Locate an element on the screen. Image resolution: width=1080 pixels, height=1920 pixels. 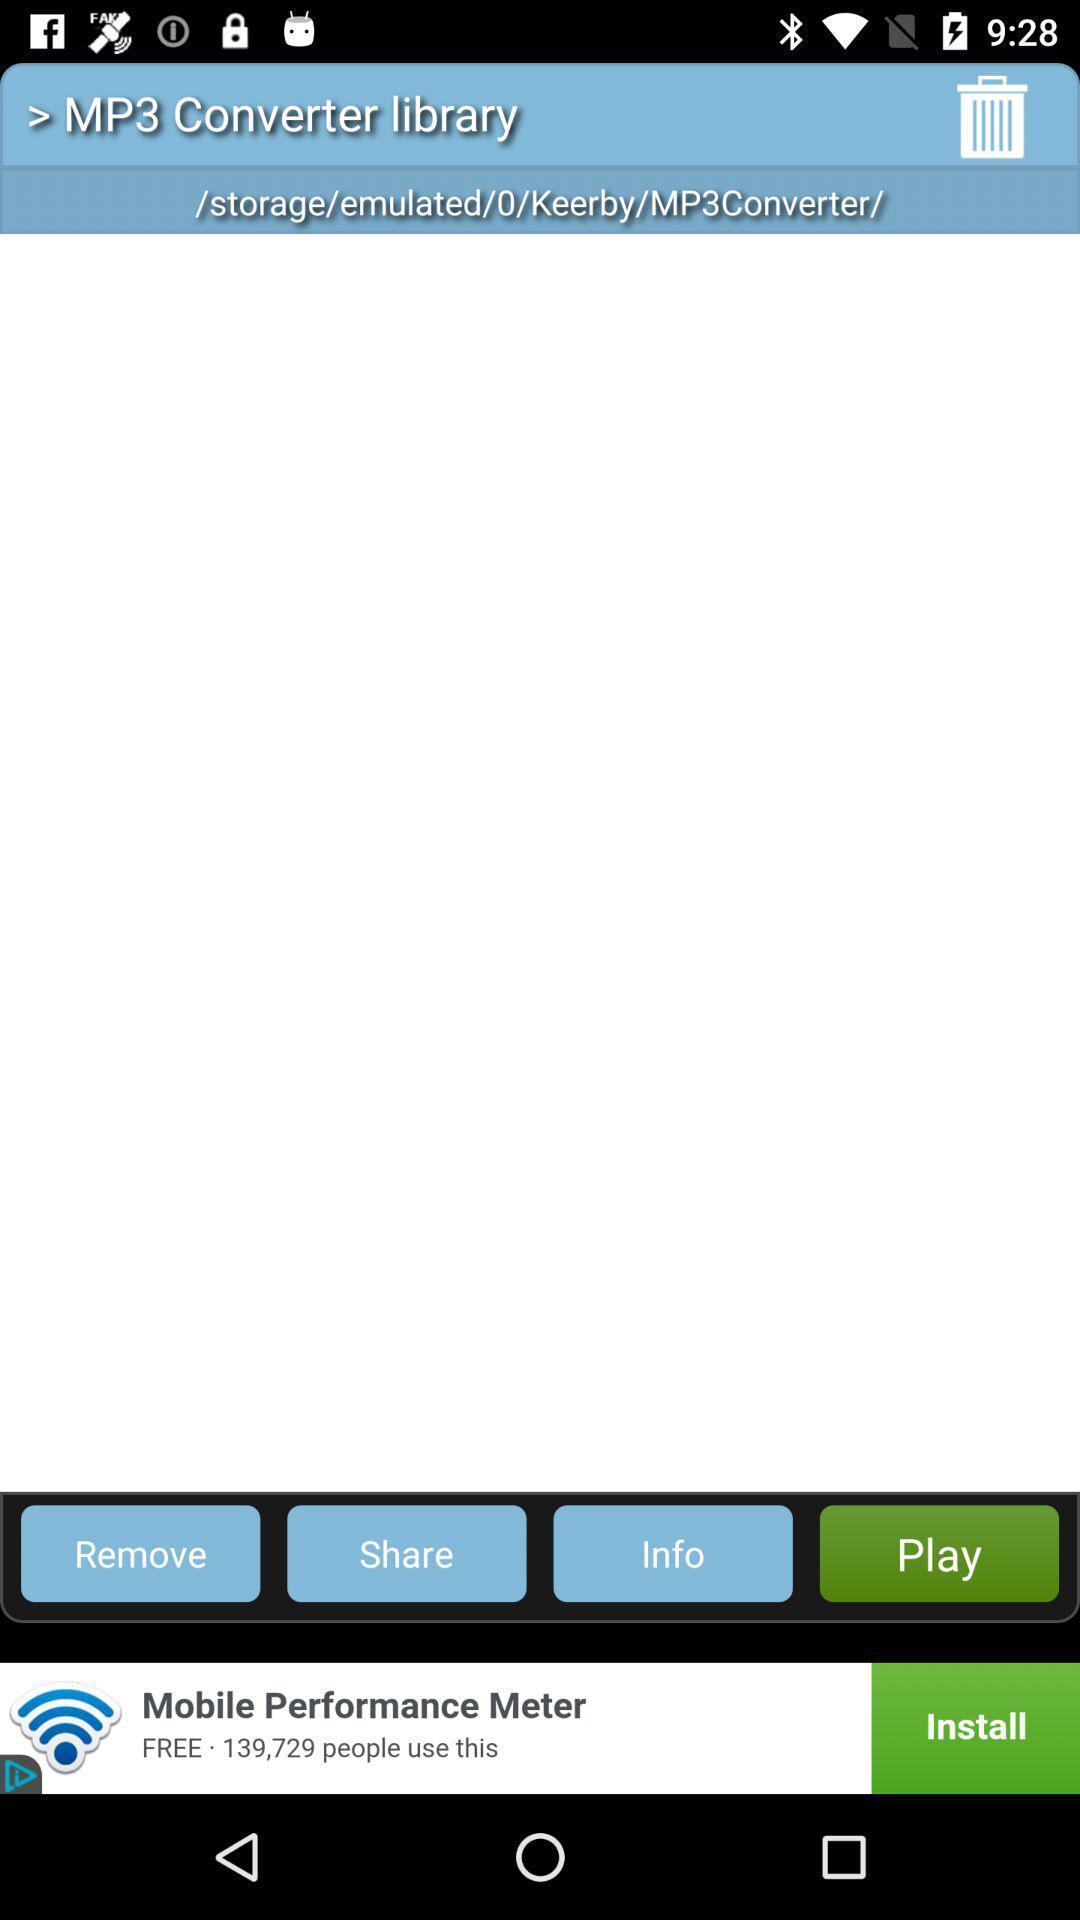
the item to the right of share icon is located at coordinates (673, 1552).